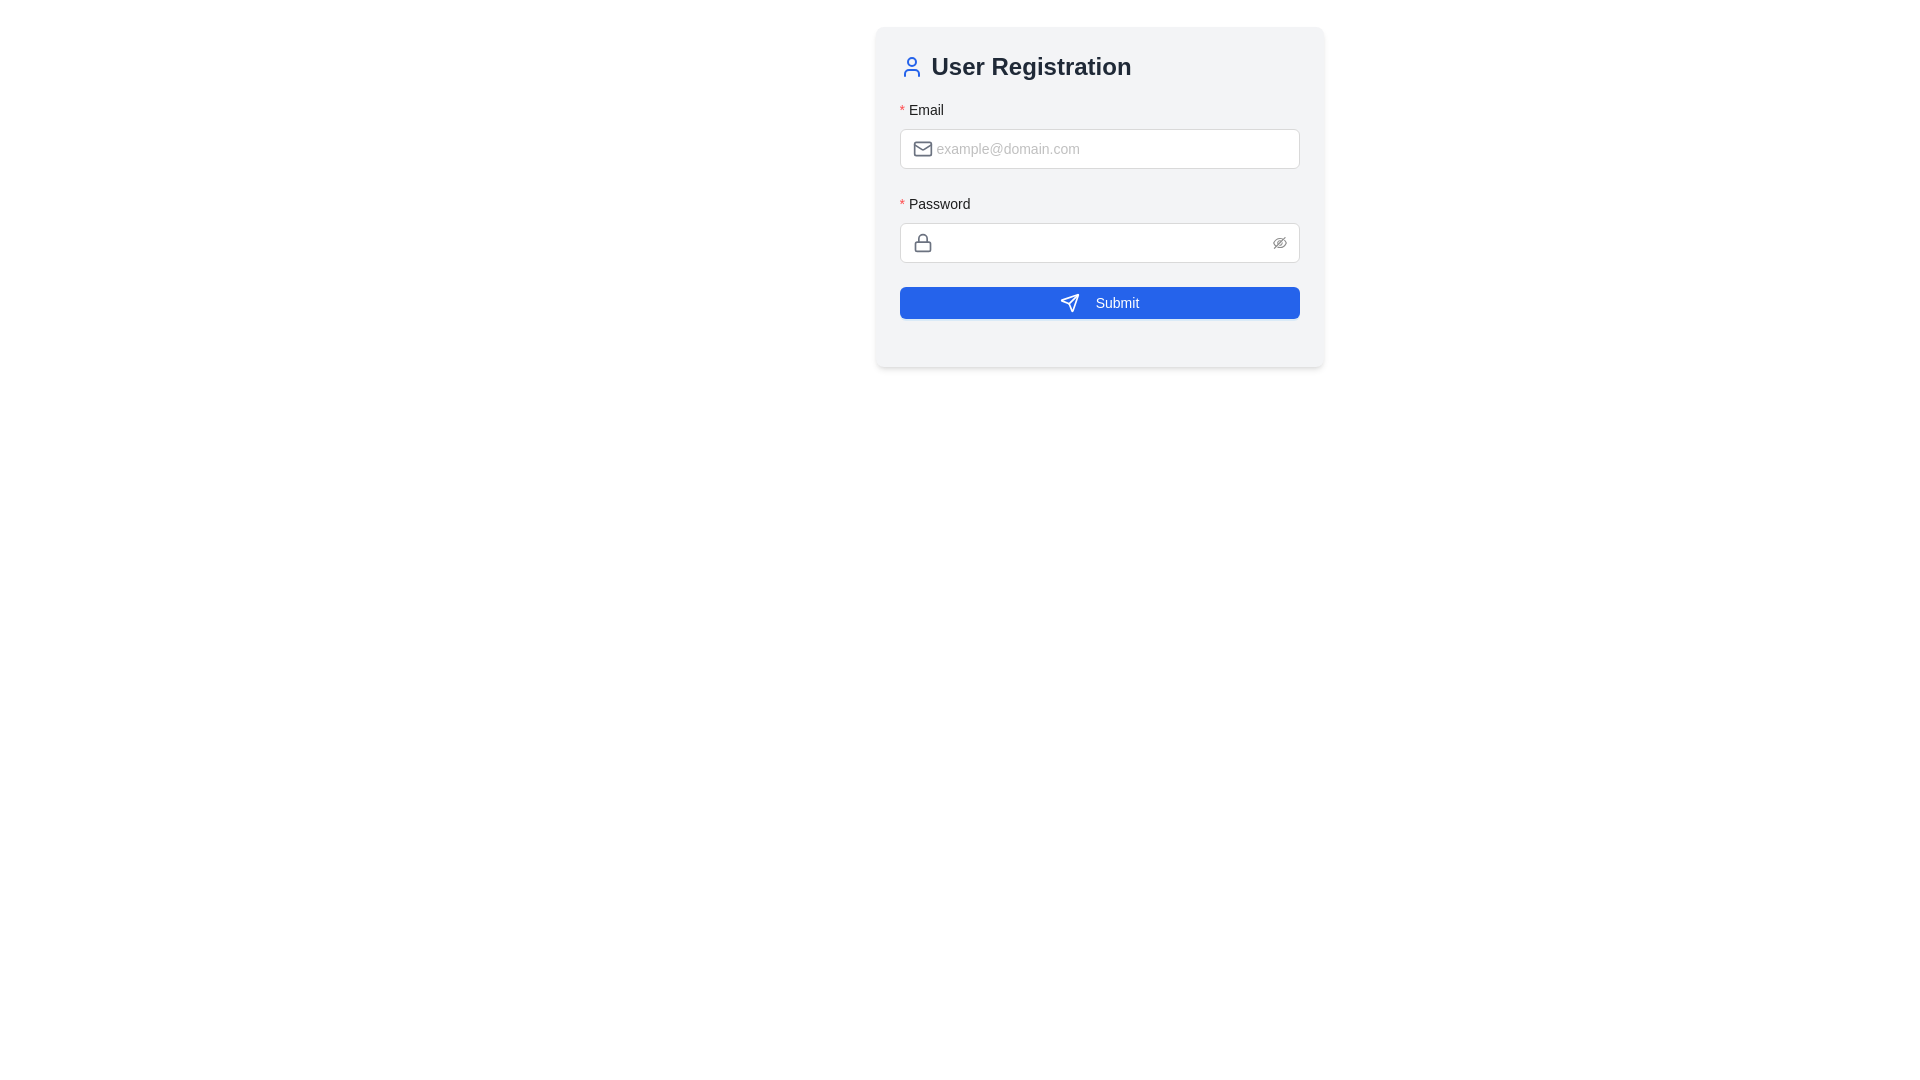 The image size is (1920, 1080). I want to click on the 'eye with a strike-through' icon in the suffix area of the password input field, so click(1278, 242).